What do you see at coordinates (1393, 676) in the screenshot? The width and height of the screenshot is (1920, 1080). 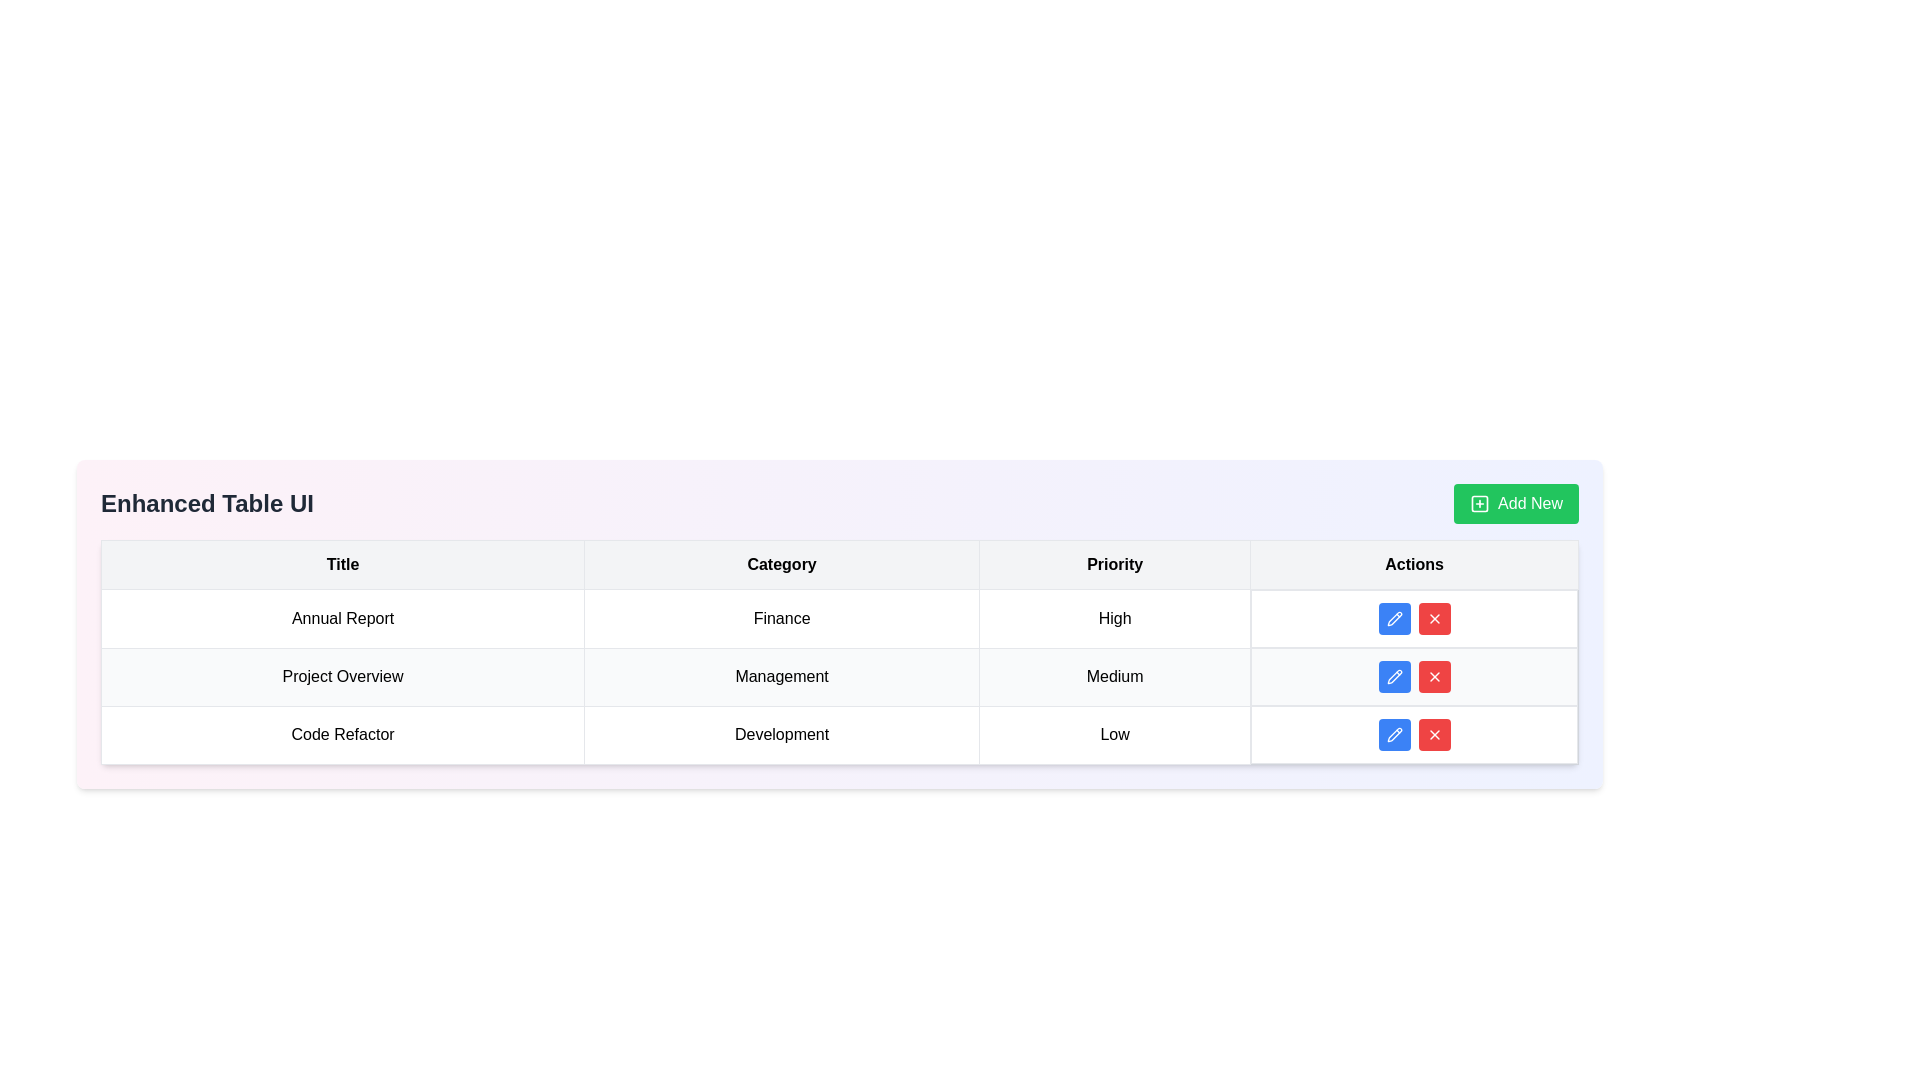 I see `the 'Edit' button` at bounding box center [1393, 676].